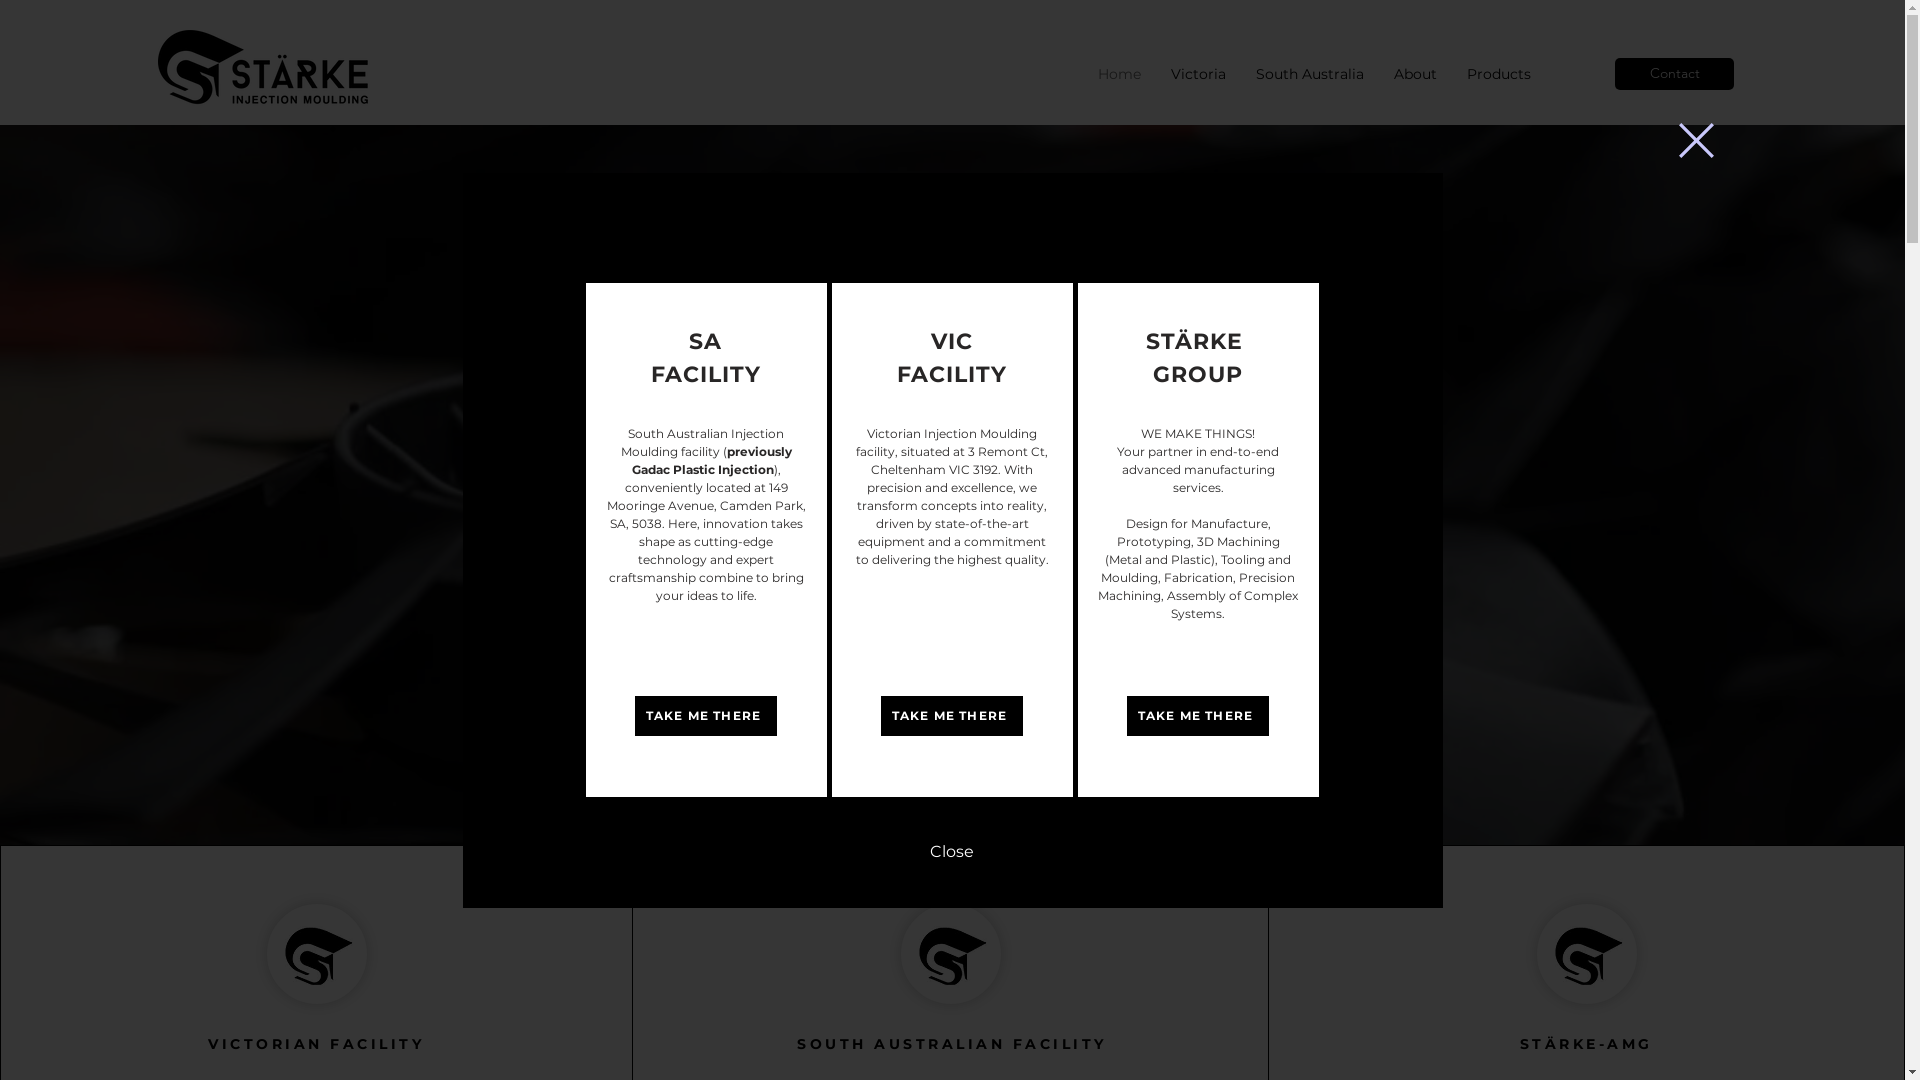  What do you see at coordinates (949, 715) in the screenshot?
I see `'TAKE ME THERE'` at bounding box center [949, 715].